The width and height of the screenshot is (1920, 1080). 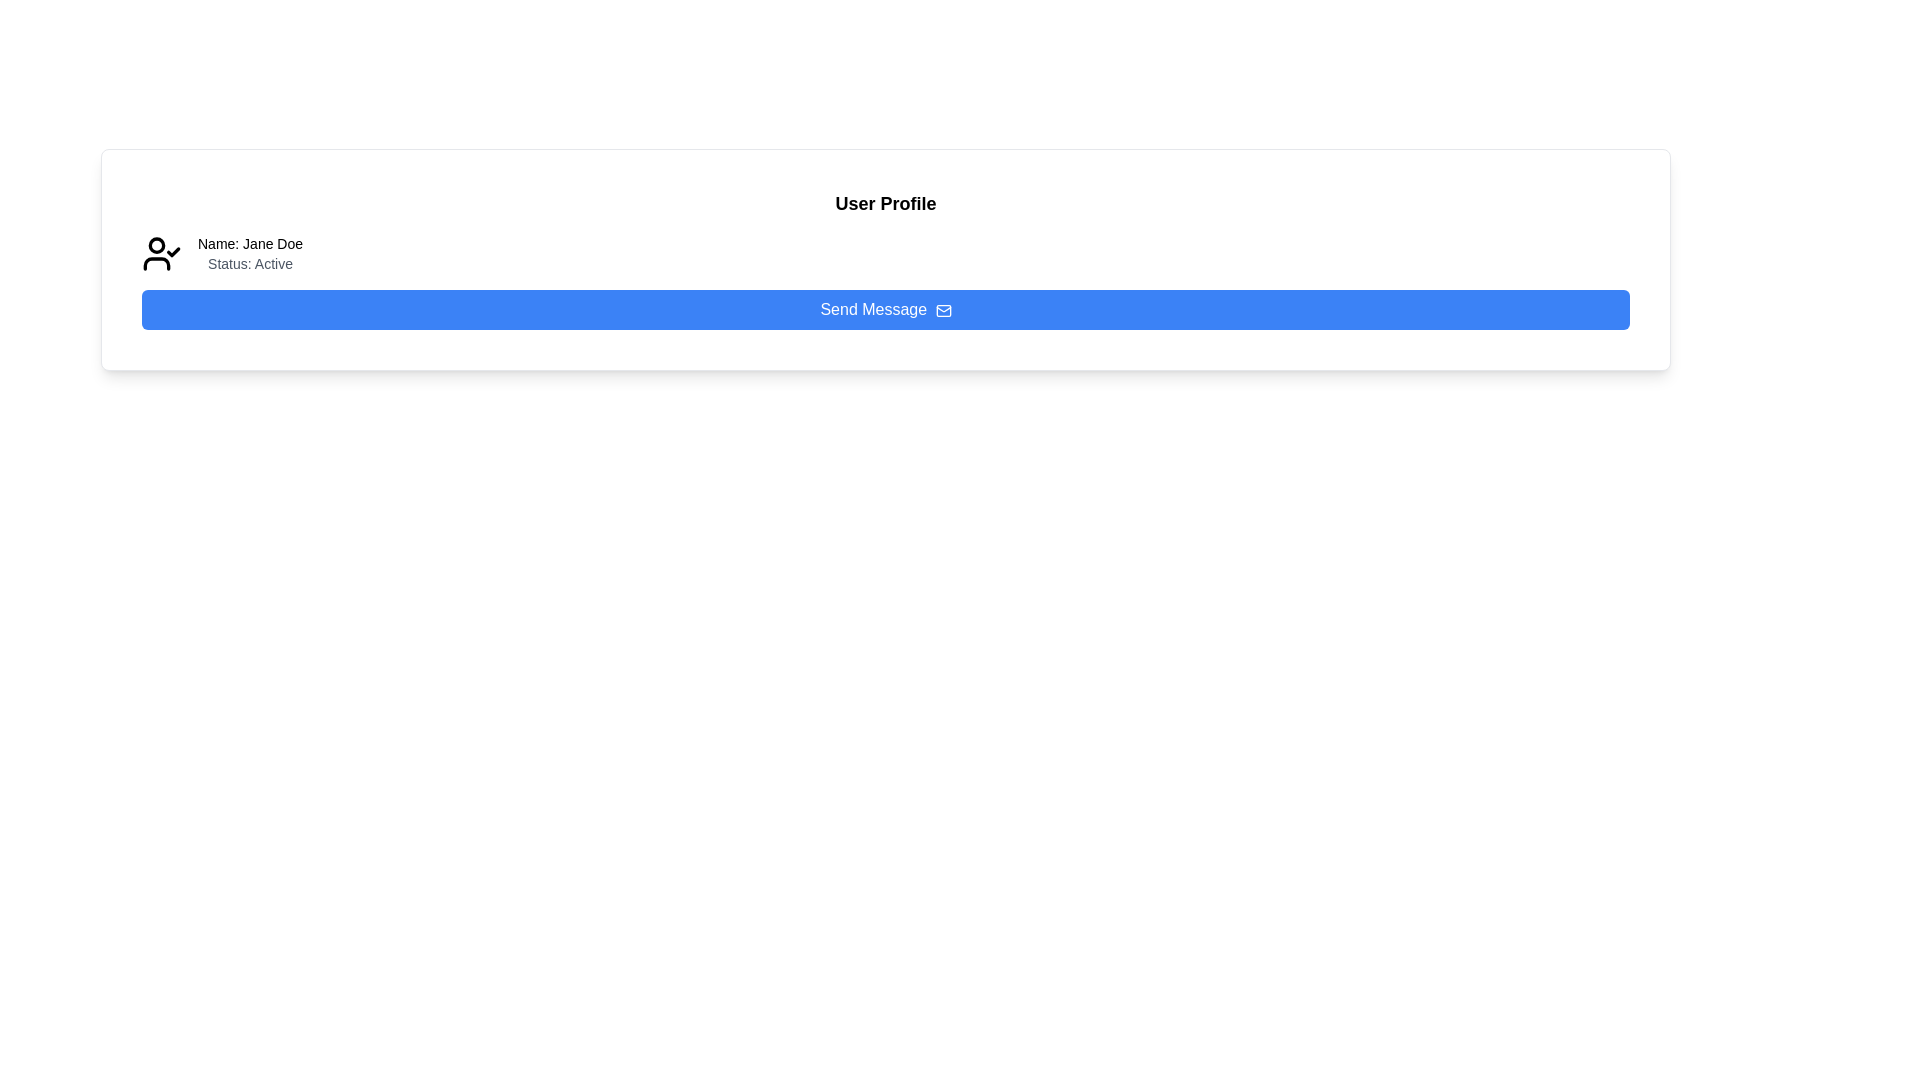 What do you see at coordinates (942, 310) in the screenshot?
I see `the mail icon located to the right of the 'Send Message' button to send a message` at bounding box center [942, 310].